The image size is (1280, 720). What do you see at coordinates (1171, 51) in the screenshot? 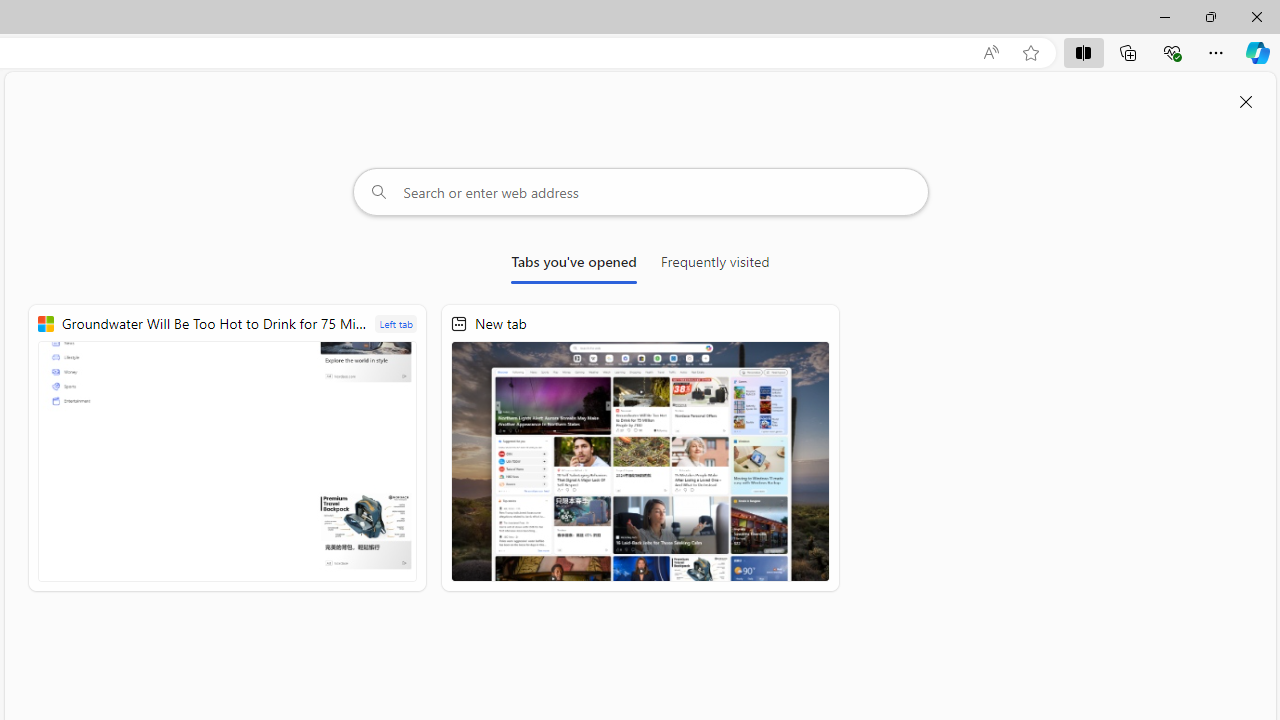
I see `'Browser essentials'` at bounding box center [1171, 51].